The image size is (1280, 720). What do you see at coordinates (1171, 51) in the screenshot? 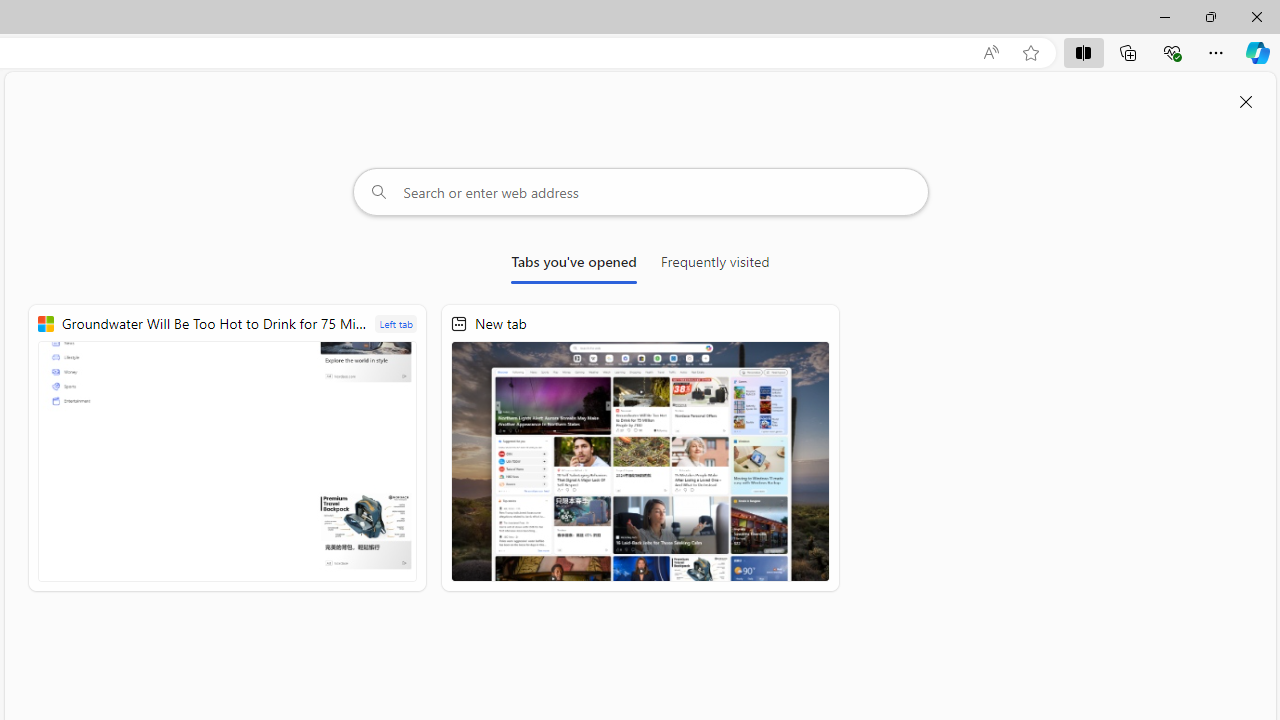
I see `'Browser essentials'` at bounding box center [1171, 51].